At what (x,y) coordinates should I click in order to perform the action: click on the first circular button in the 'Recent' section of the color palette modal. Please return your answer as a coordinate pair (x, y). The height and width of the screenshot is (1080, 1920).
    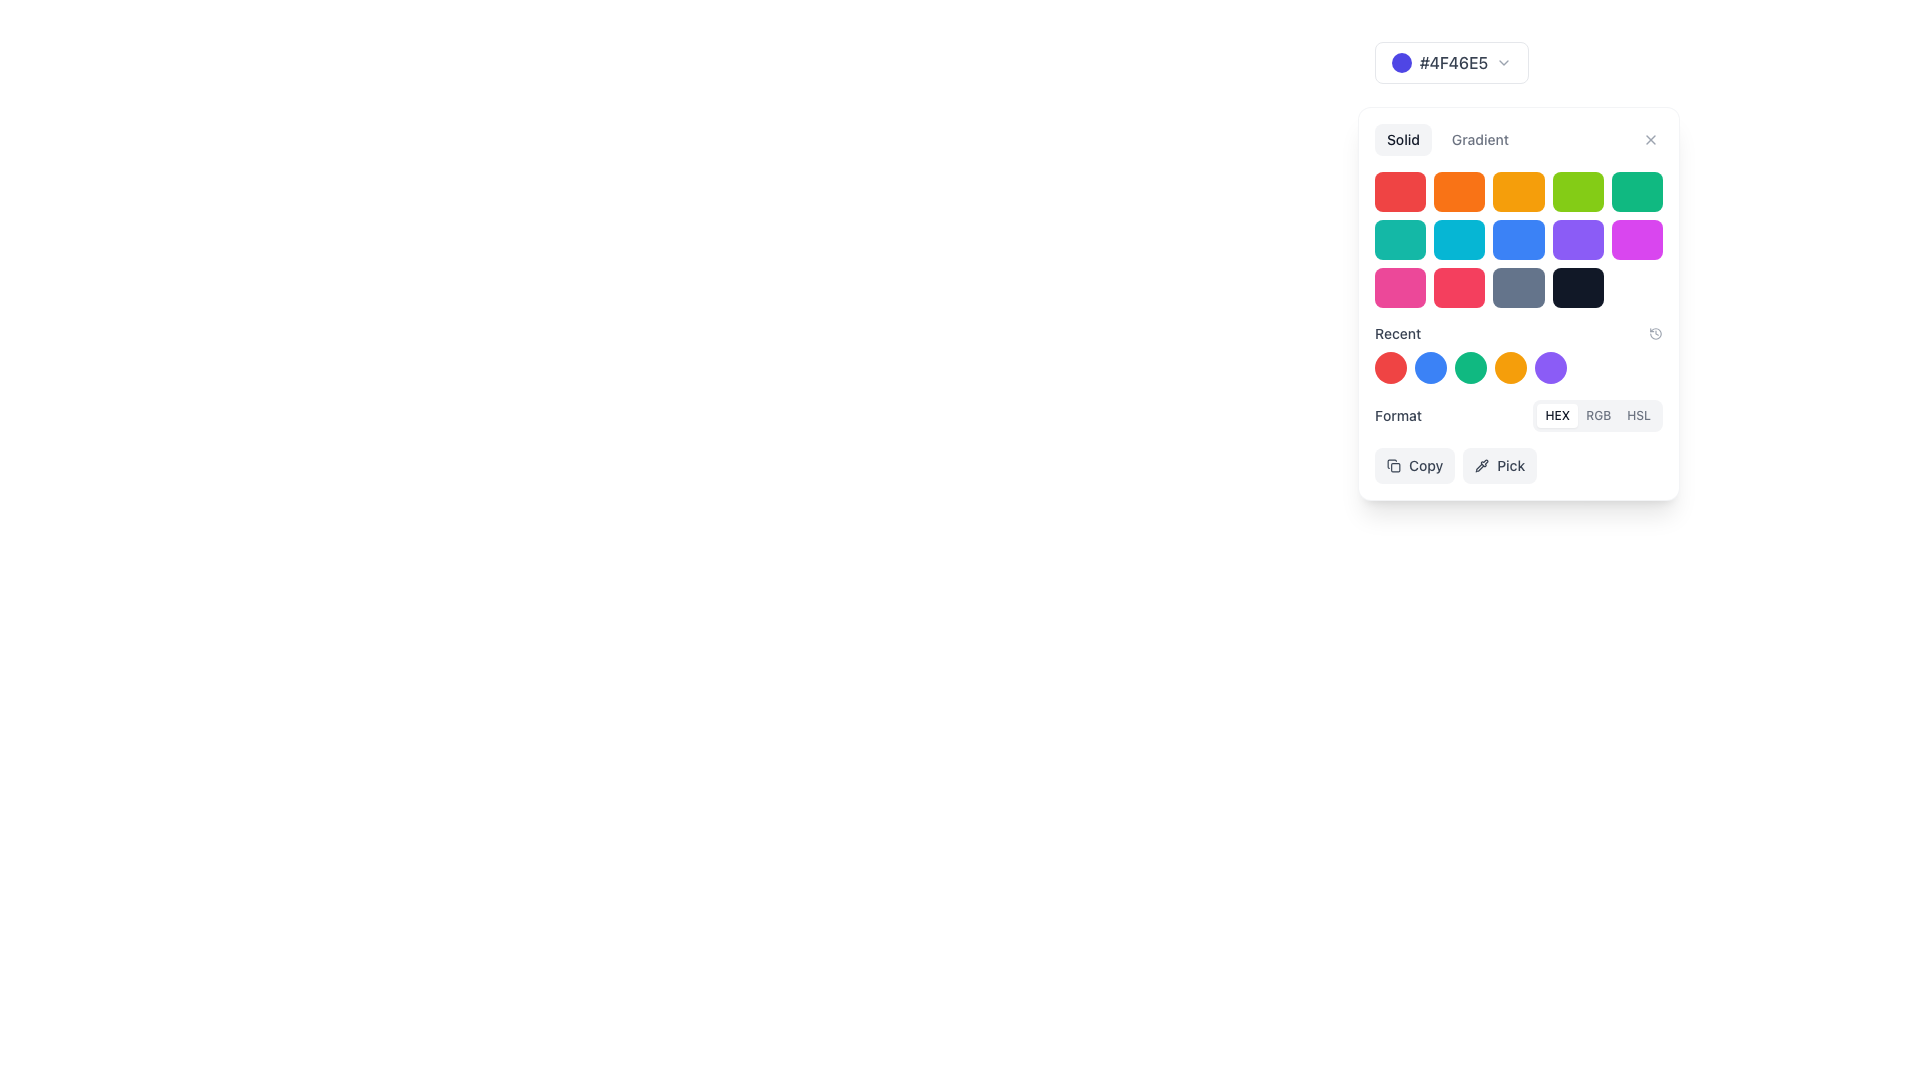
    Looking at the image, I should click on (1390, 367).